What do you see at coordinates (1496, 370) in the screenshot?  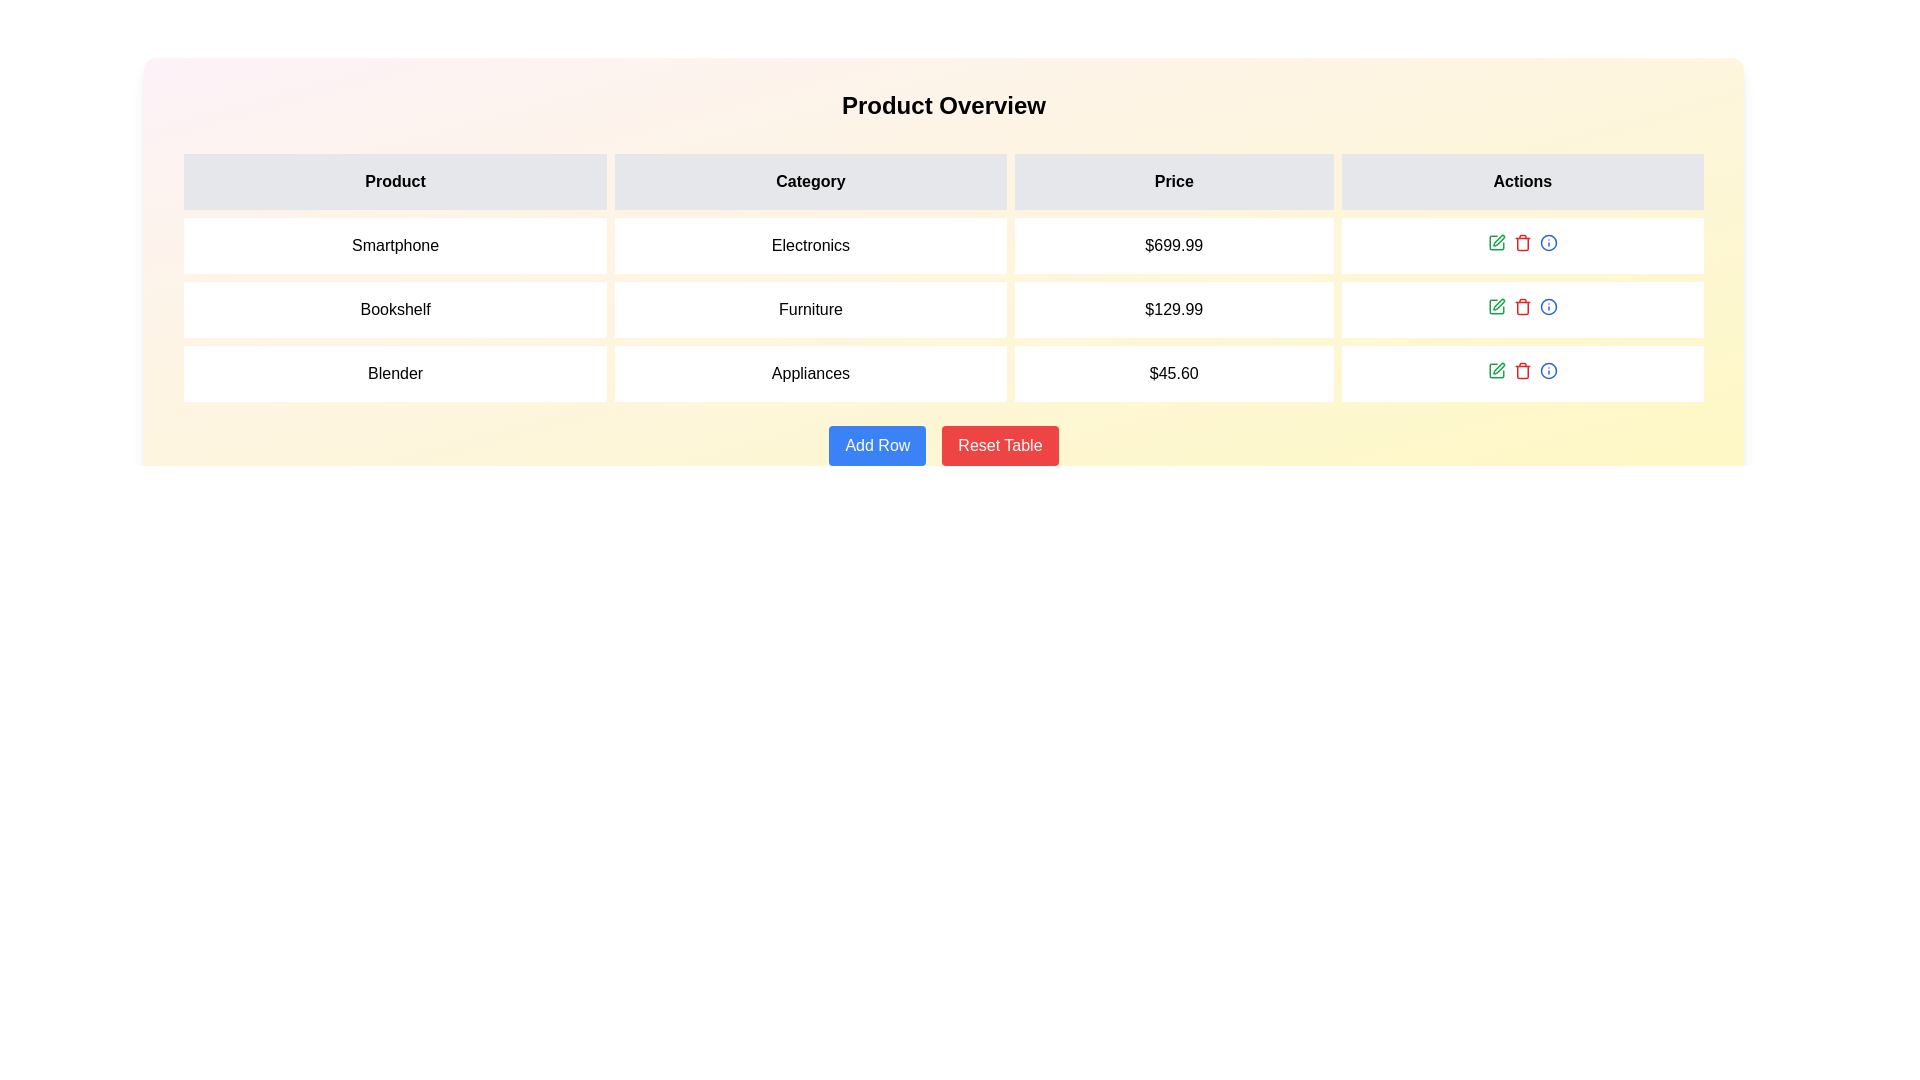 I see `the green pen edit icon located in the 'Actions' column of the last row for 'Blender'` at bounding box center [1496, 370].